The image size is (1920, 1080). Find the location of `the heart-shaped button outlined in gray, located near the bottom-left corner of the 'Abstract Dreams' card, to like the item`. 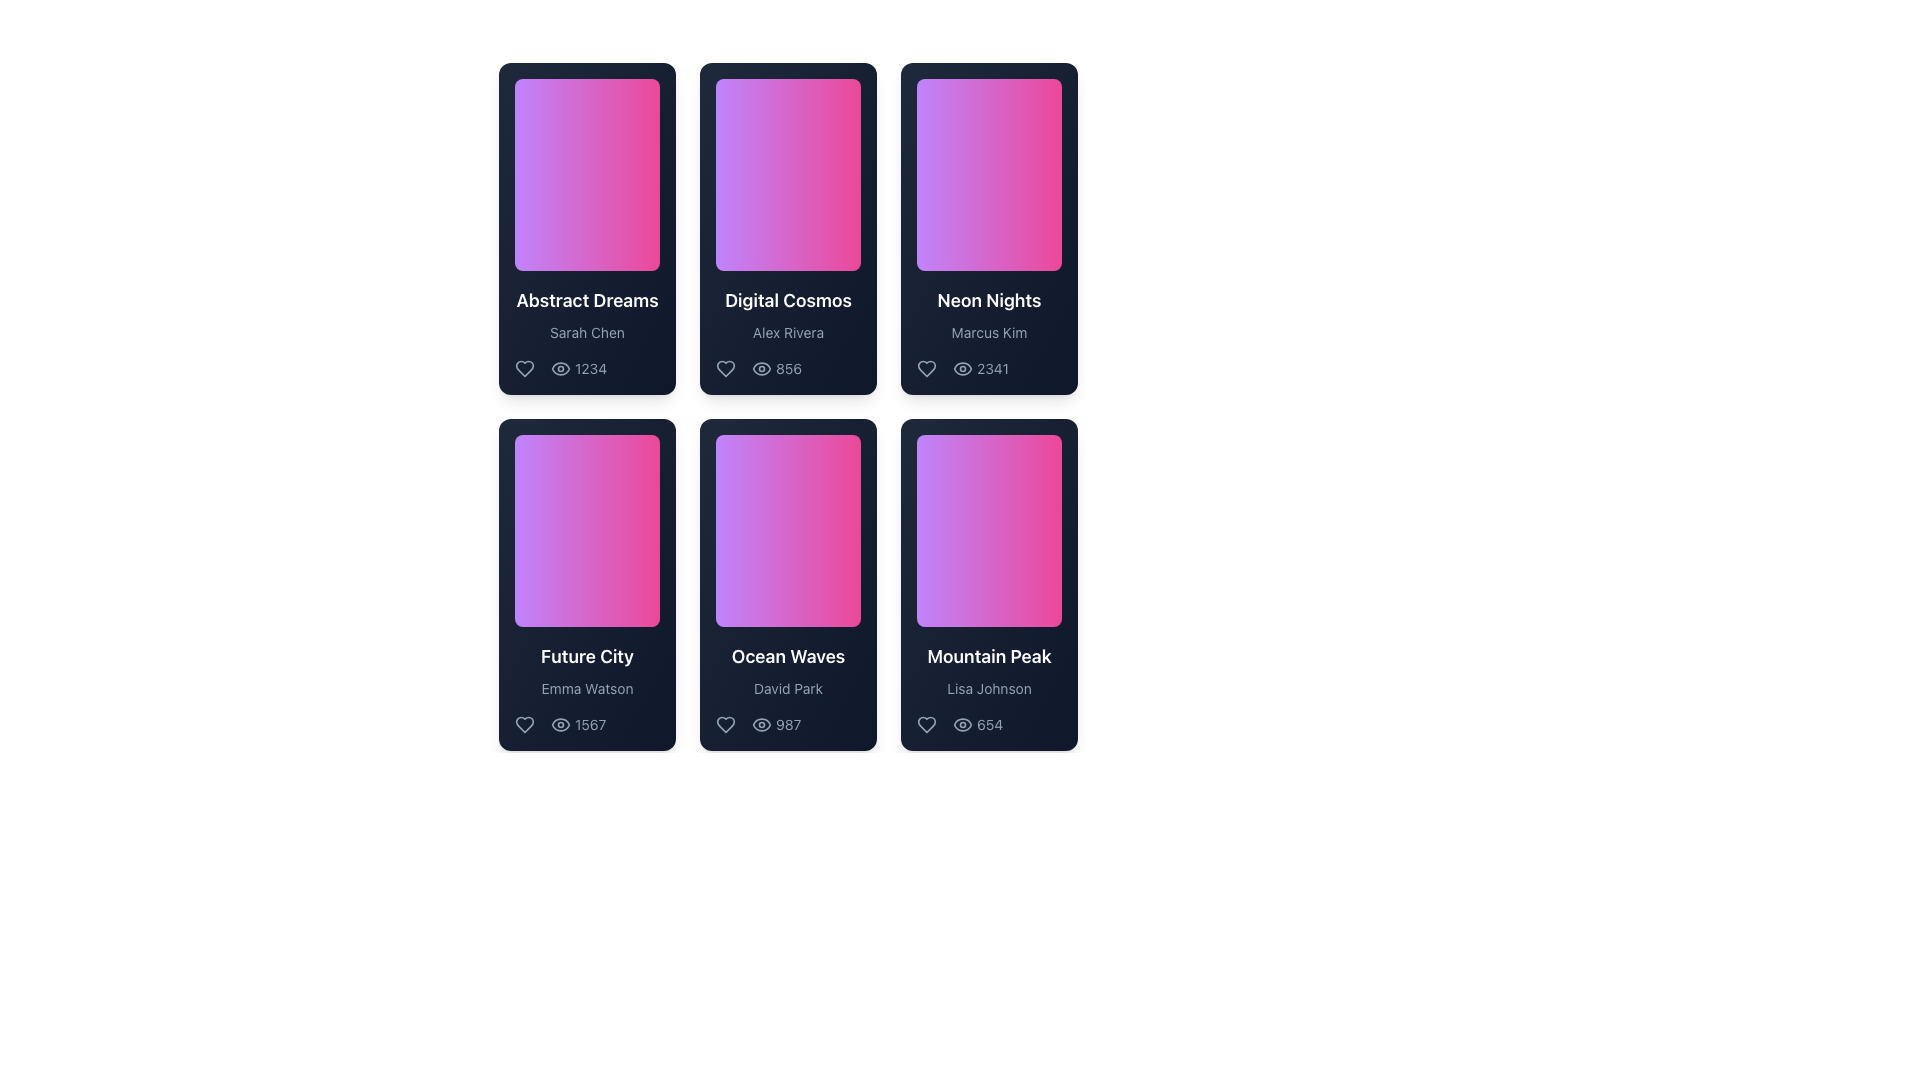

the heart-shaped button outlined in gray, located near the bottom-left corner of the 'Abstract Dreams' card, to like the item is located at coordinates (524, 369).